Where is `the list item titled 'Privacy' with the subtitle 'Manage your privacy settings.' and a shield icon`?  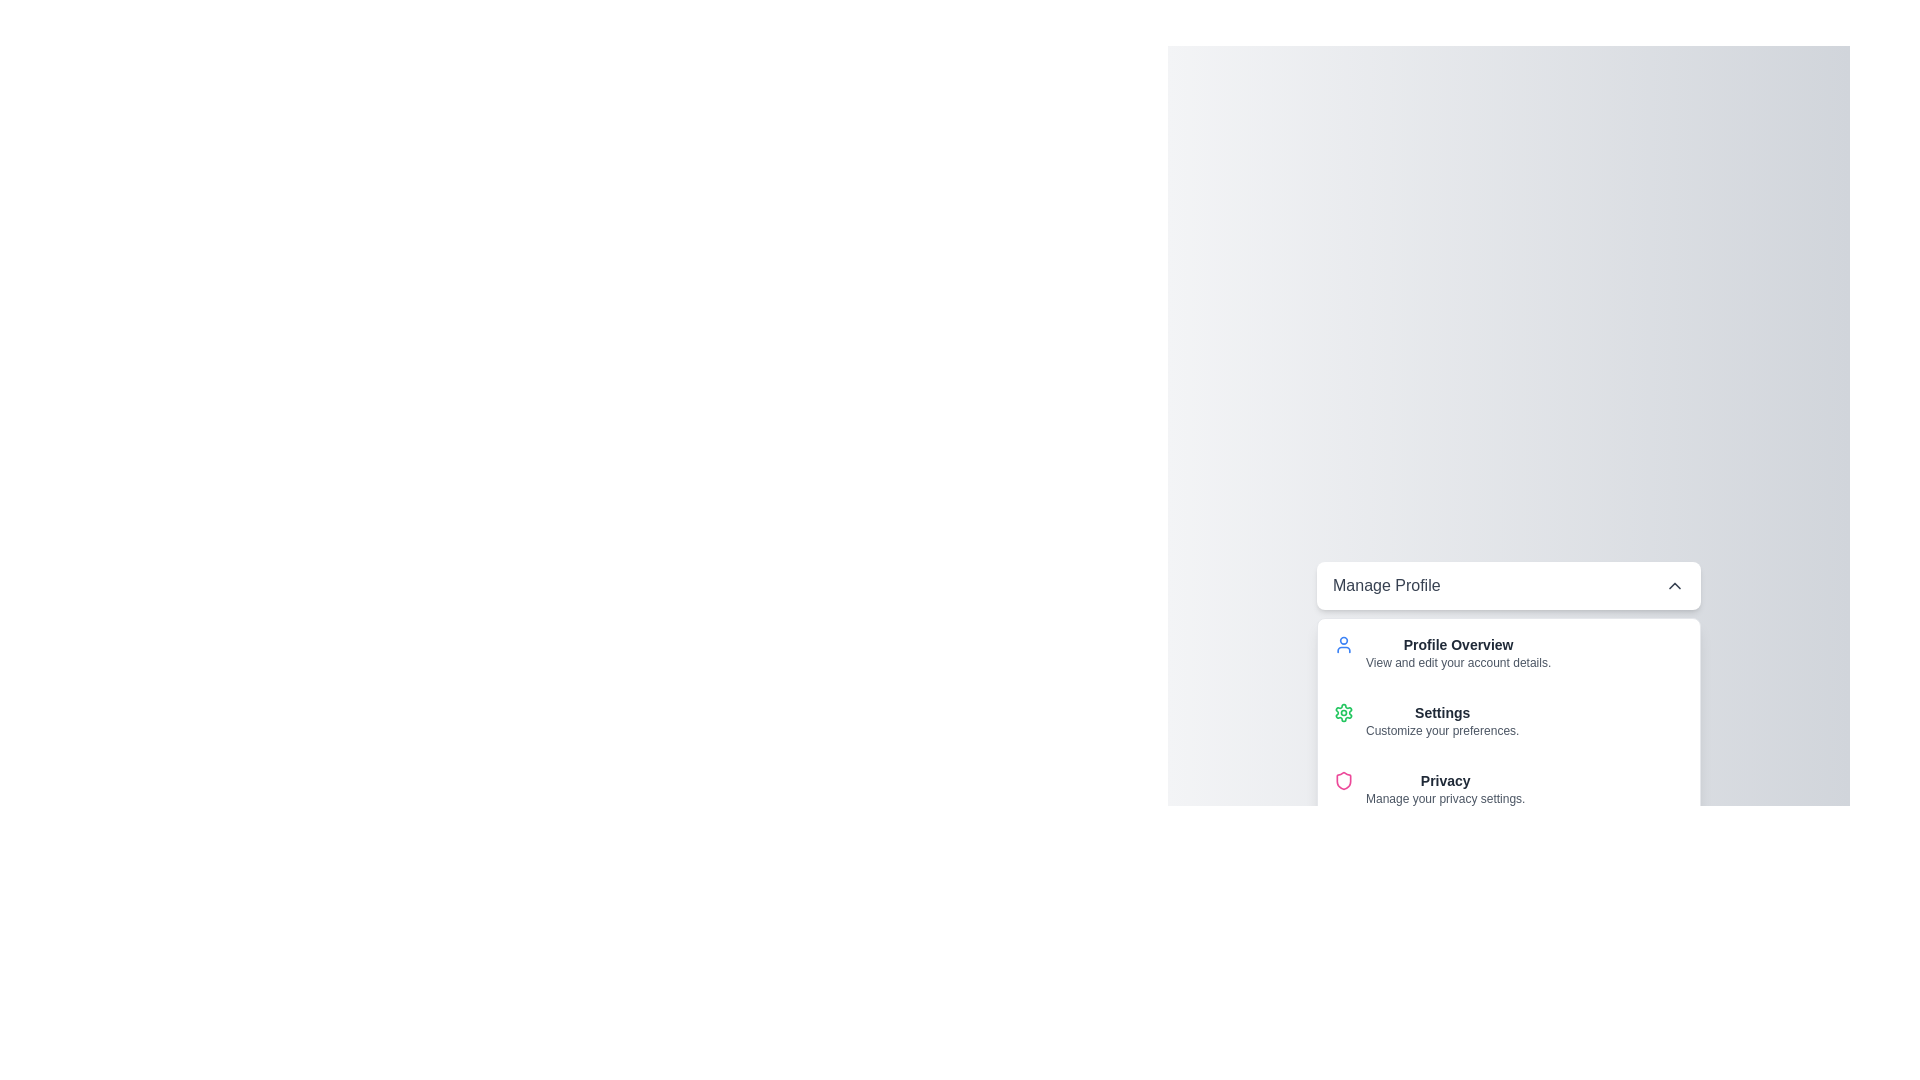
the list item titled 'Privacy' with the subtitle 'Manage your privacy settings.' and a shield icon is located at coordinates (1508, 788).